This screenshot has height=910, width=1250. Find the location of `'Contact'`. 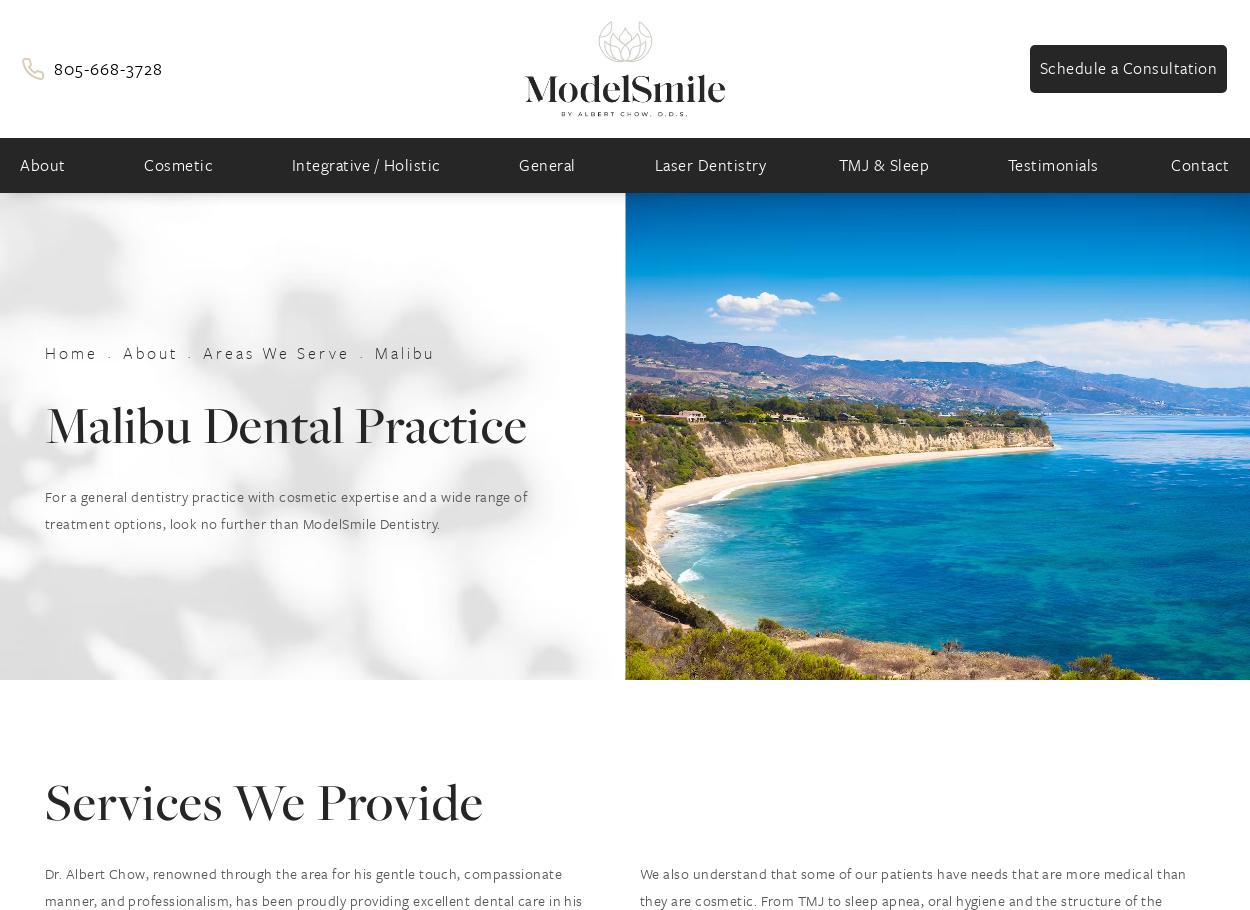

'Contact' is located at coordinates (1199, 164).